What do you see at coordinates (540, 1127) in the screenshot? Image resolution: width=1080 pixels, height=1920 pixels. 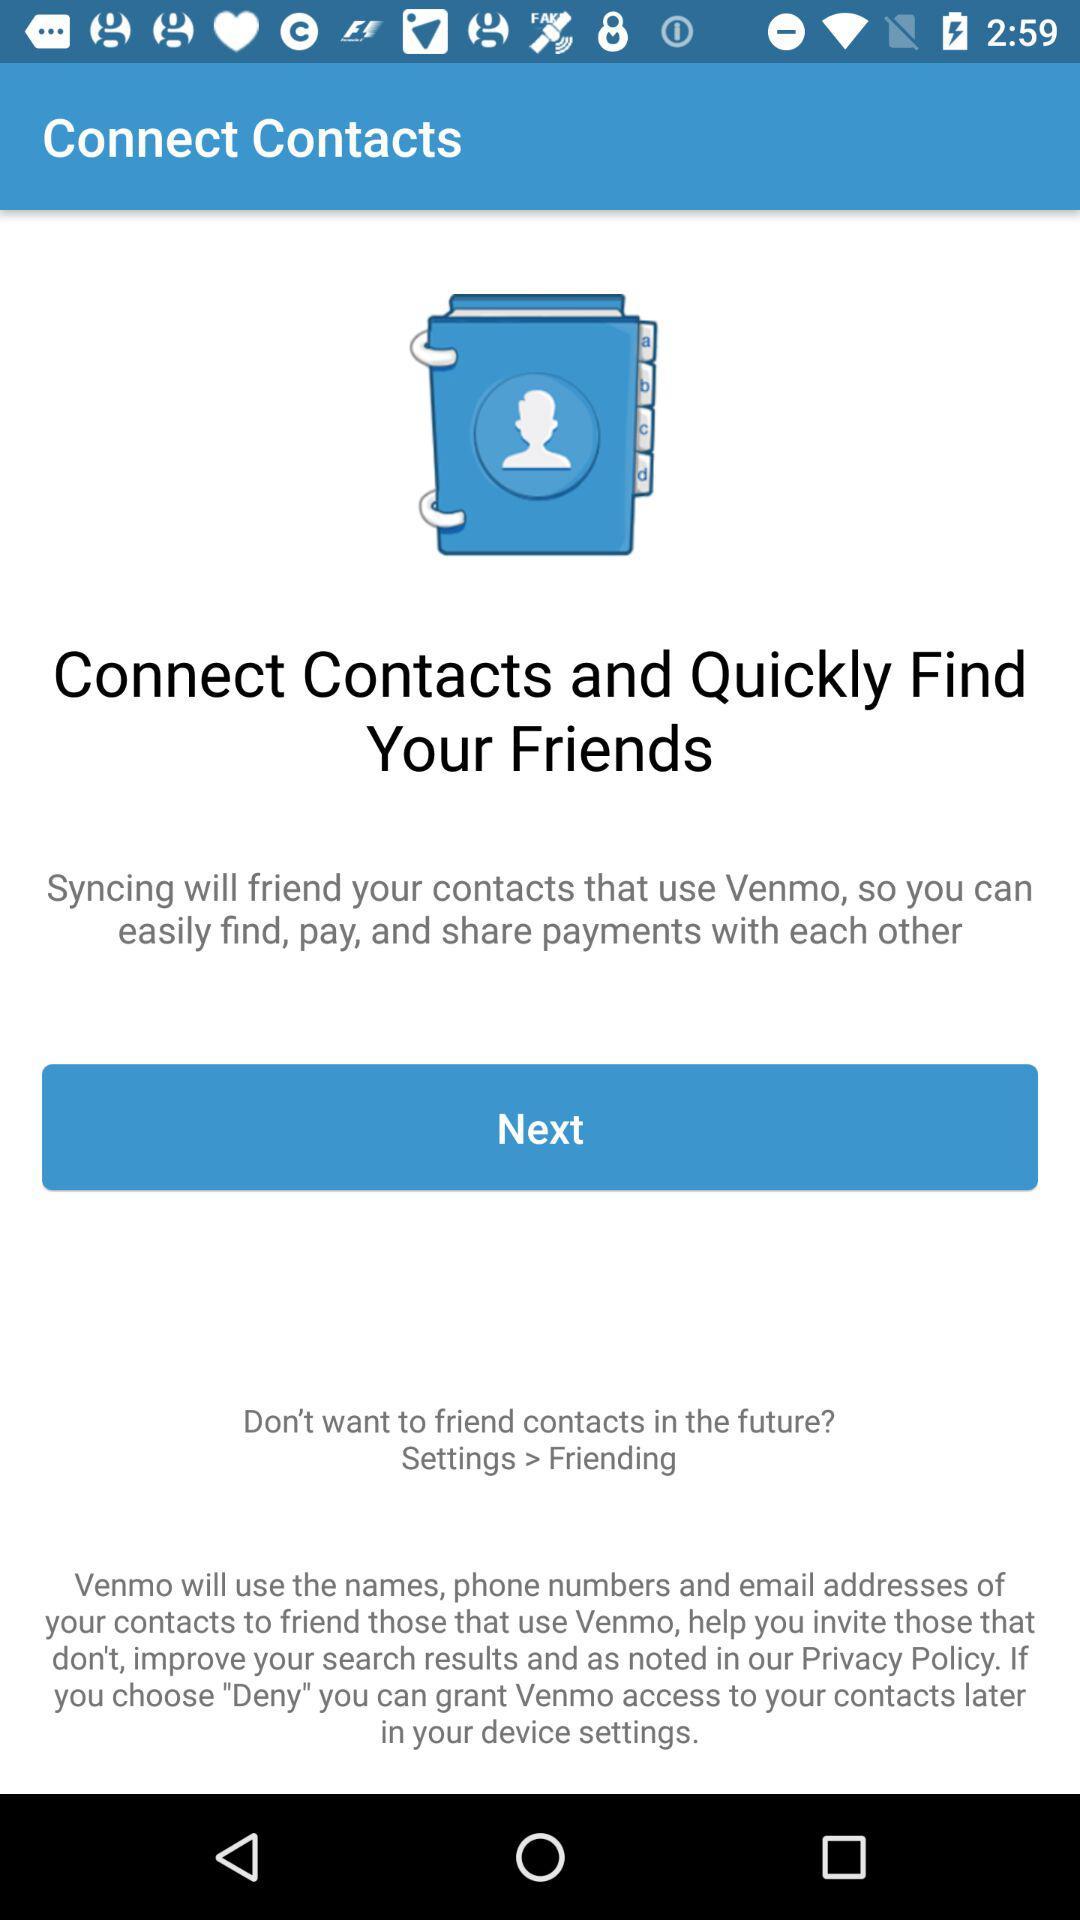 I see `next icon` at bounding box center [540, 1127].